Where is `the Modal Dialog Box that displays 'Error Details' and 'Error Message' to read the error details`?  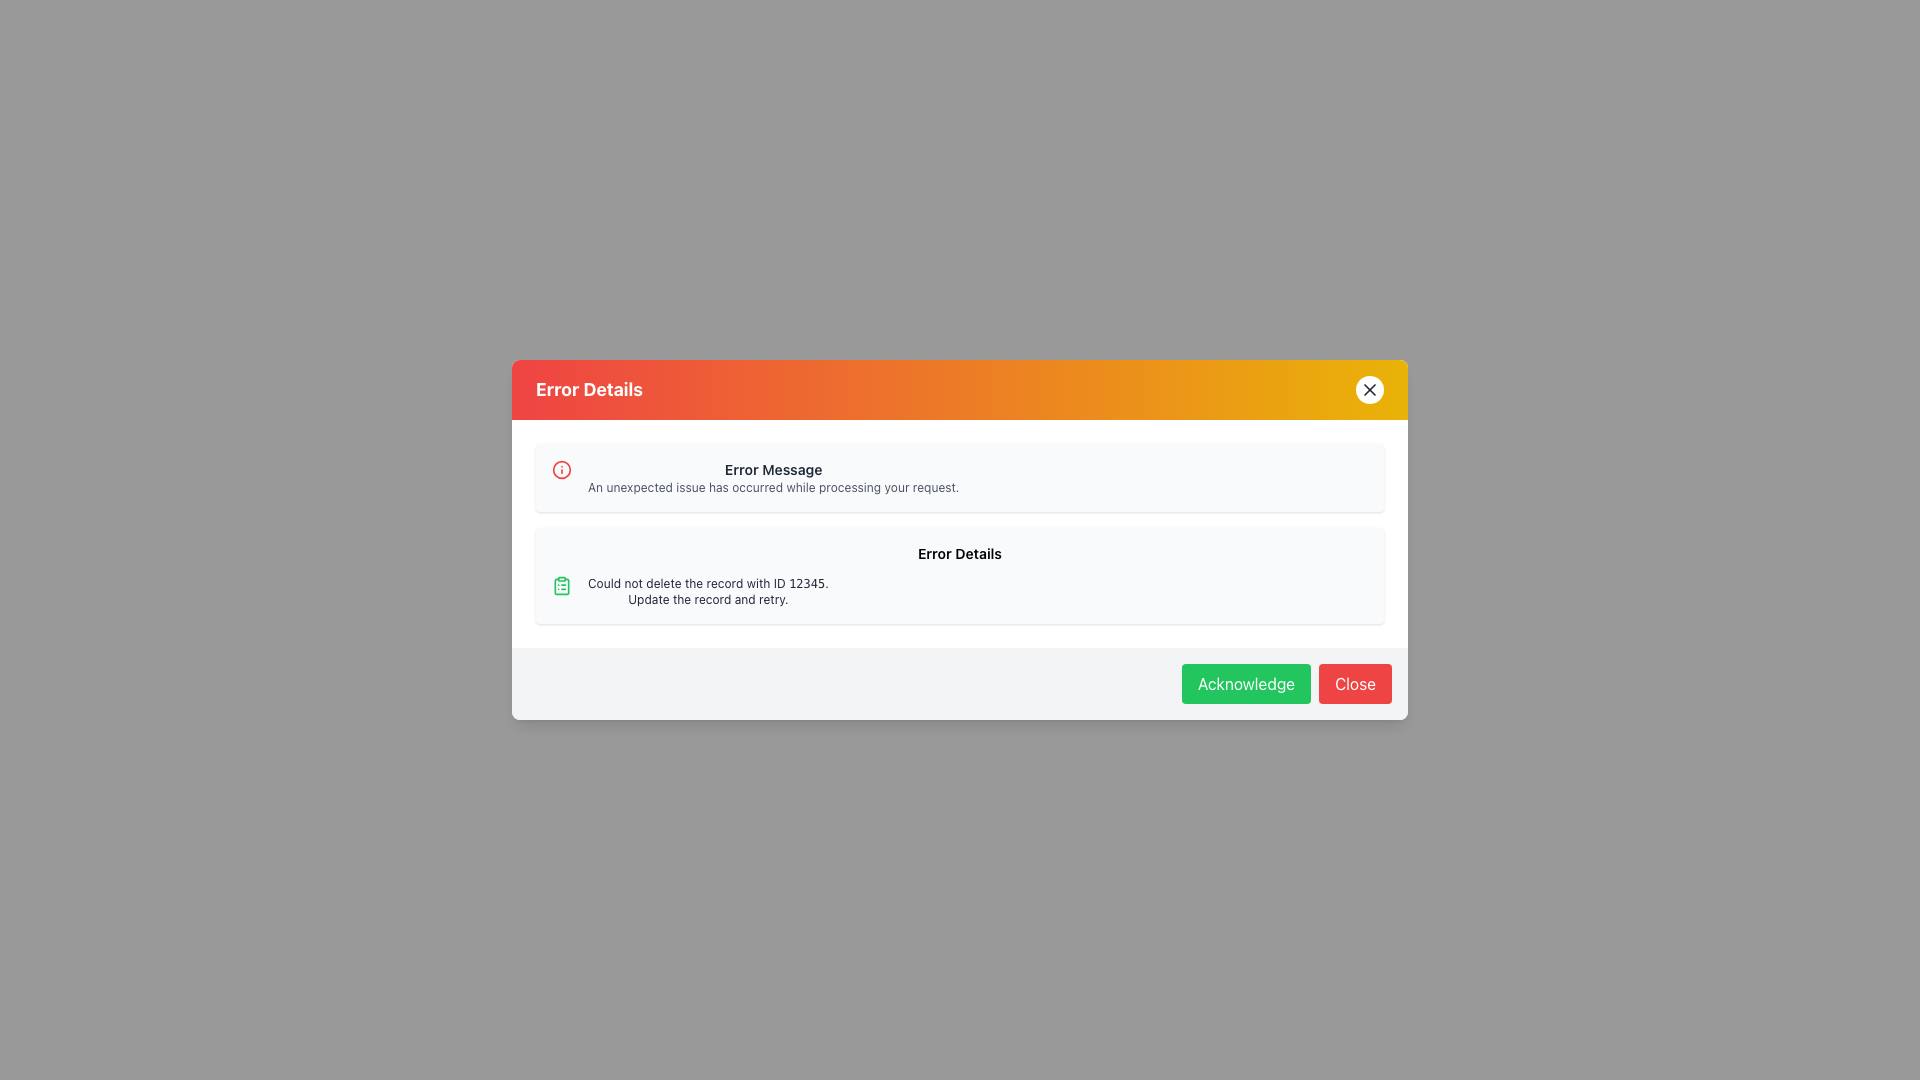
the Modal Dialog Box that displays 'Error Details' and 'Error Message' to read the error details is located at coordinates (960, 540).